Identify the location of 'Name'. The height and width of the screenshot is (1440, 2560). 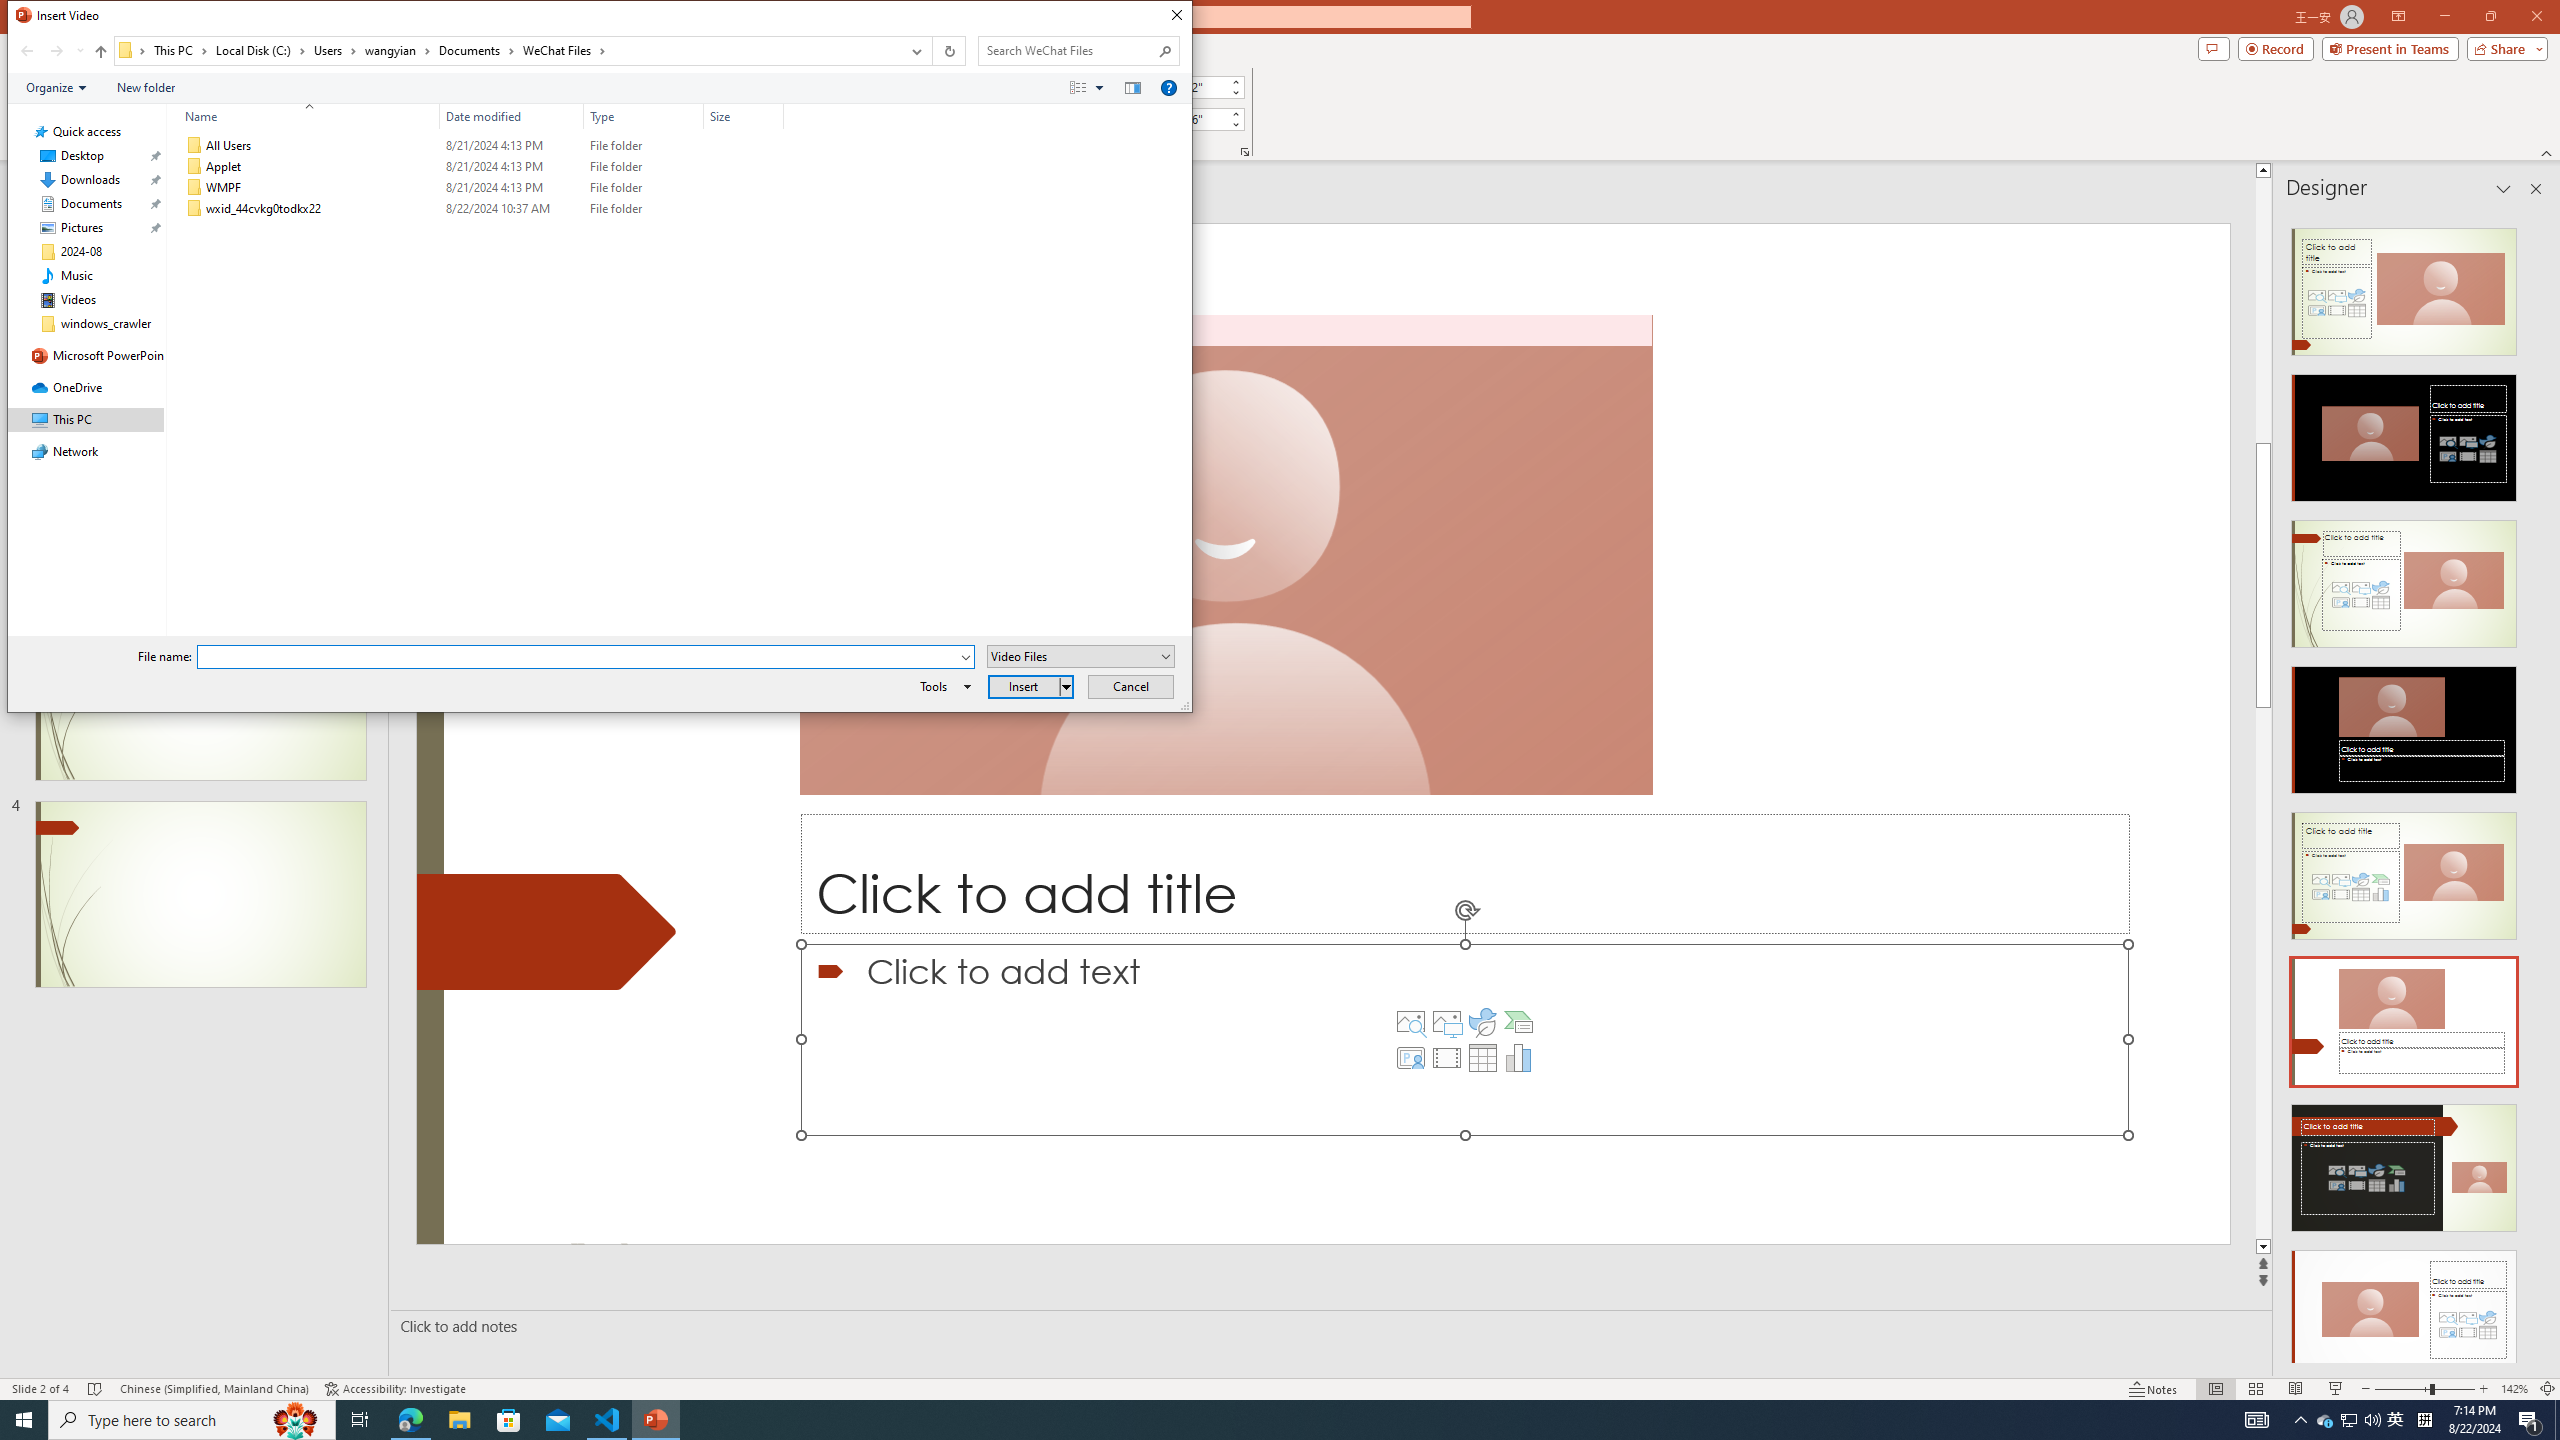
(322, 208).